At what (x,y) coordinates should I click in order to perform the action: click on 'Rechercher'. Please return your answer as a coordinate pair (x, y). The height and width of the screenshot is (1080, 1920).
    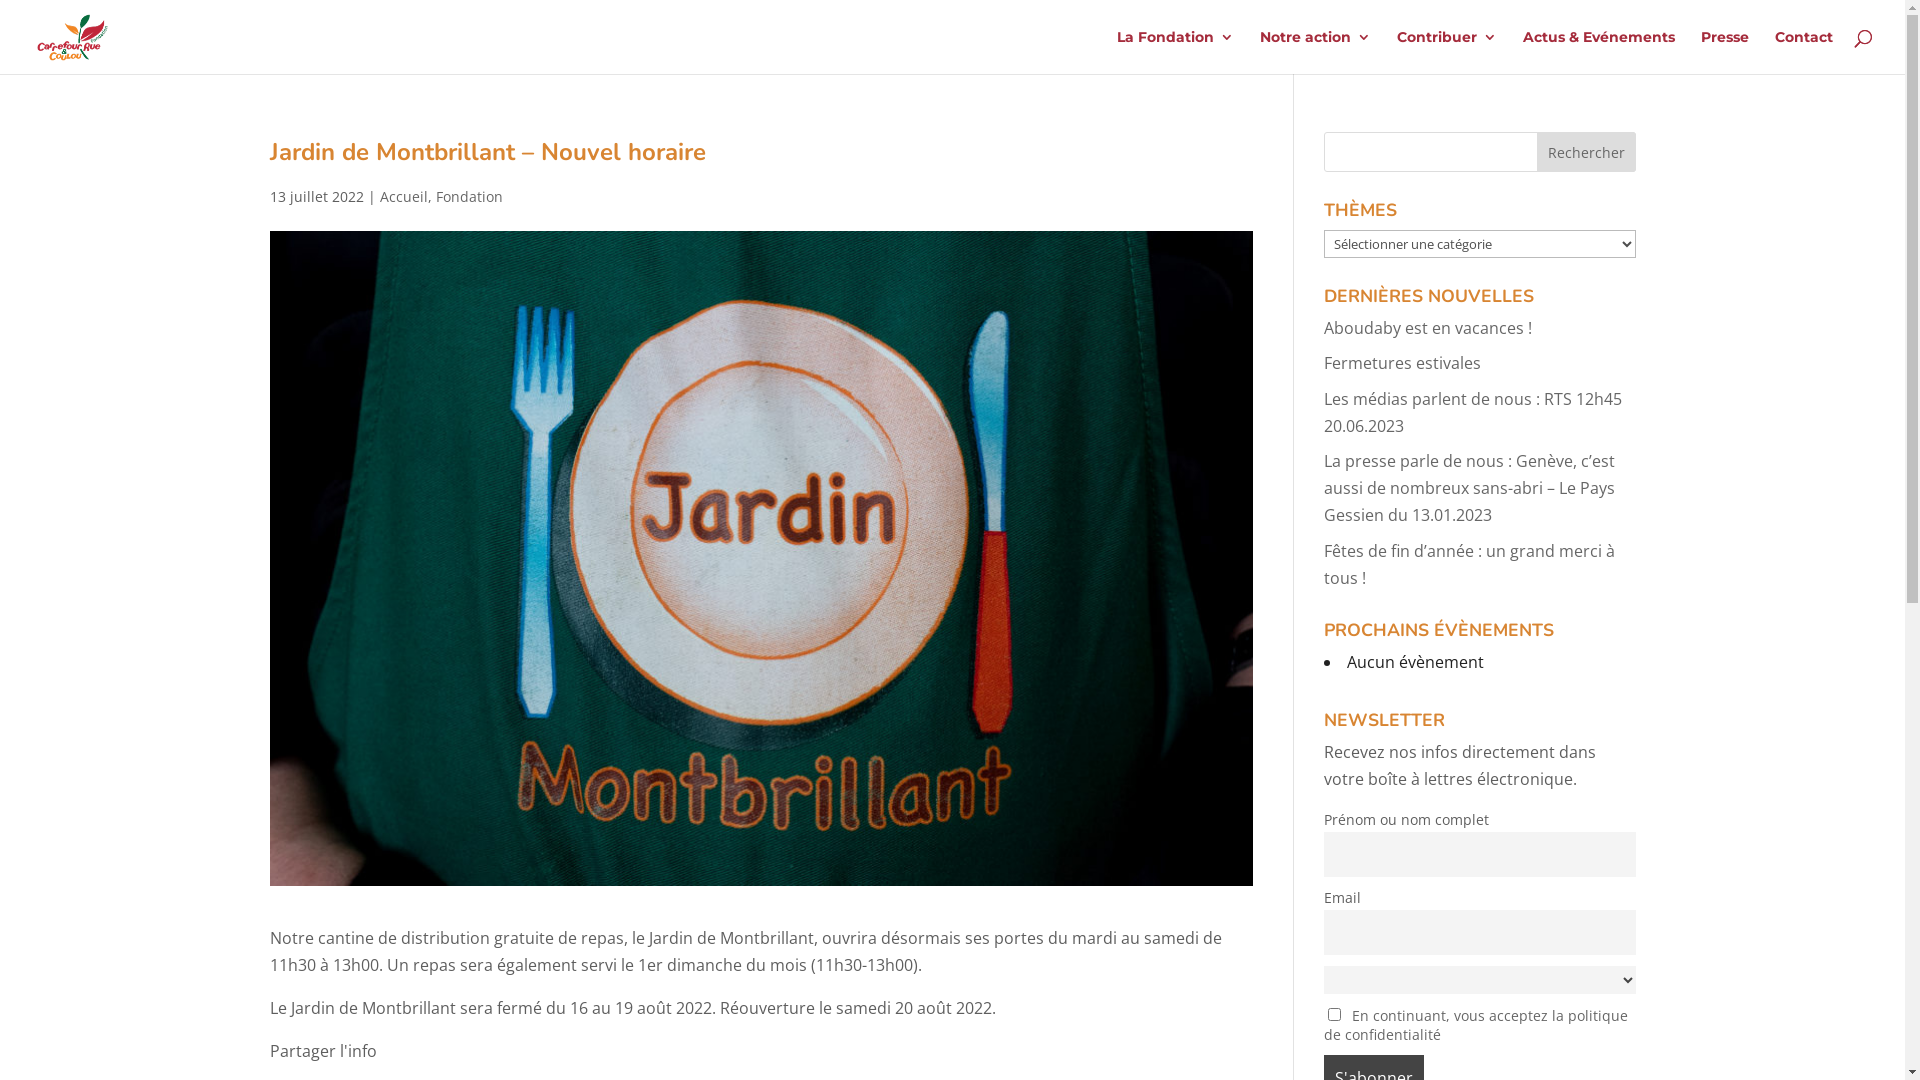
    Looking at the image, I should click on (1585, 150).